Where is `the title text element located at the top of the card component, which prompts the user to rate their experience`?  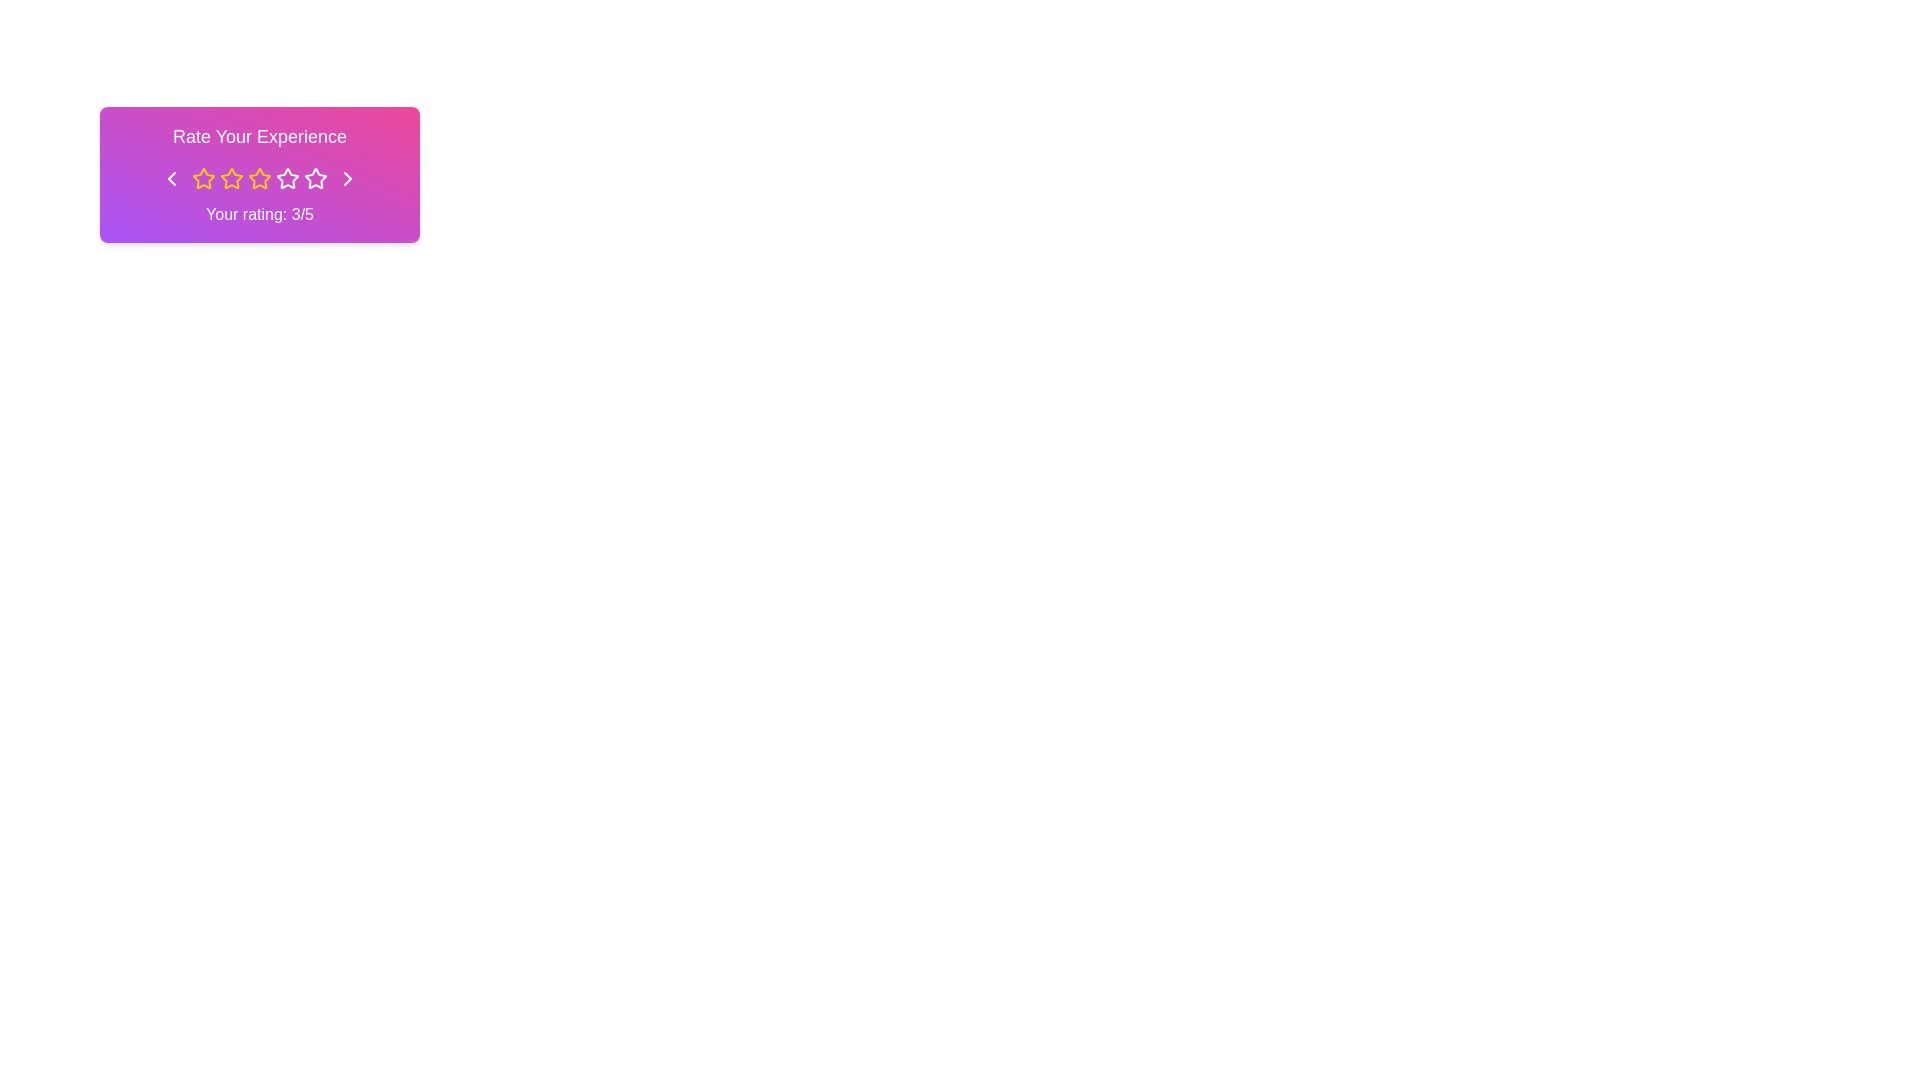
the title text element located at the top of the card component, which prompts the user to rate their experience is located at coordinates (258, 136).